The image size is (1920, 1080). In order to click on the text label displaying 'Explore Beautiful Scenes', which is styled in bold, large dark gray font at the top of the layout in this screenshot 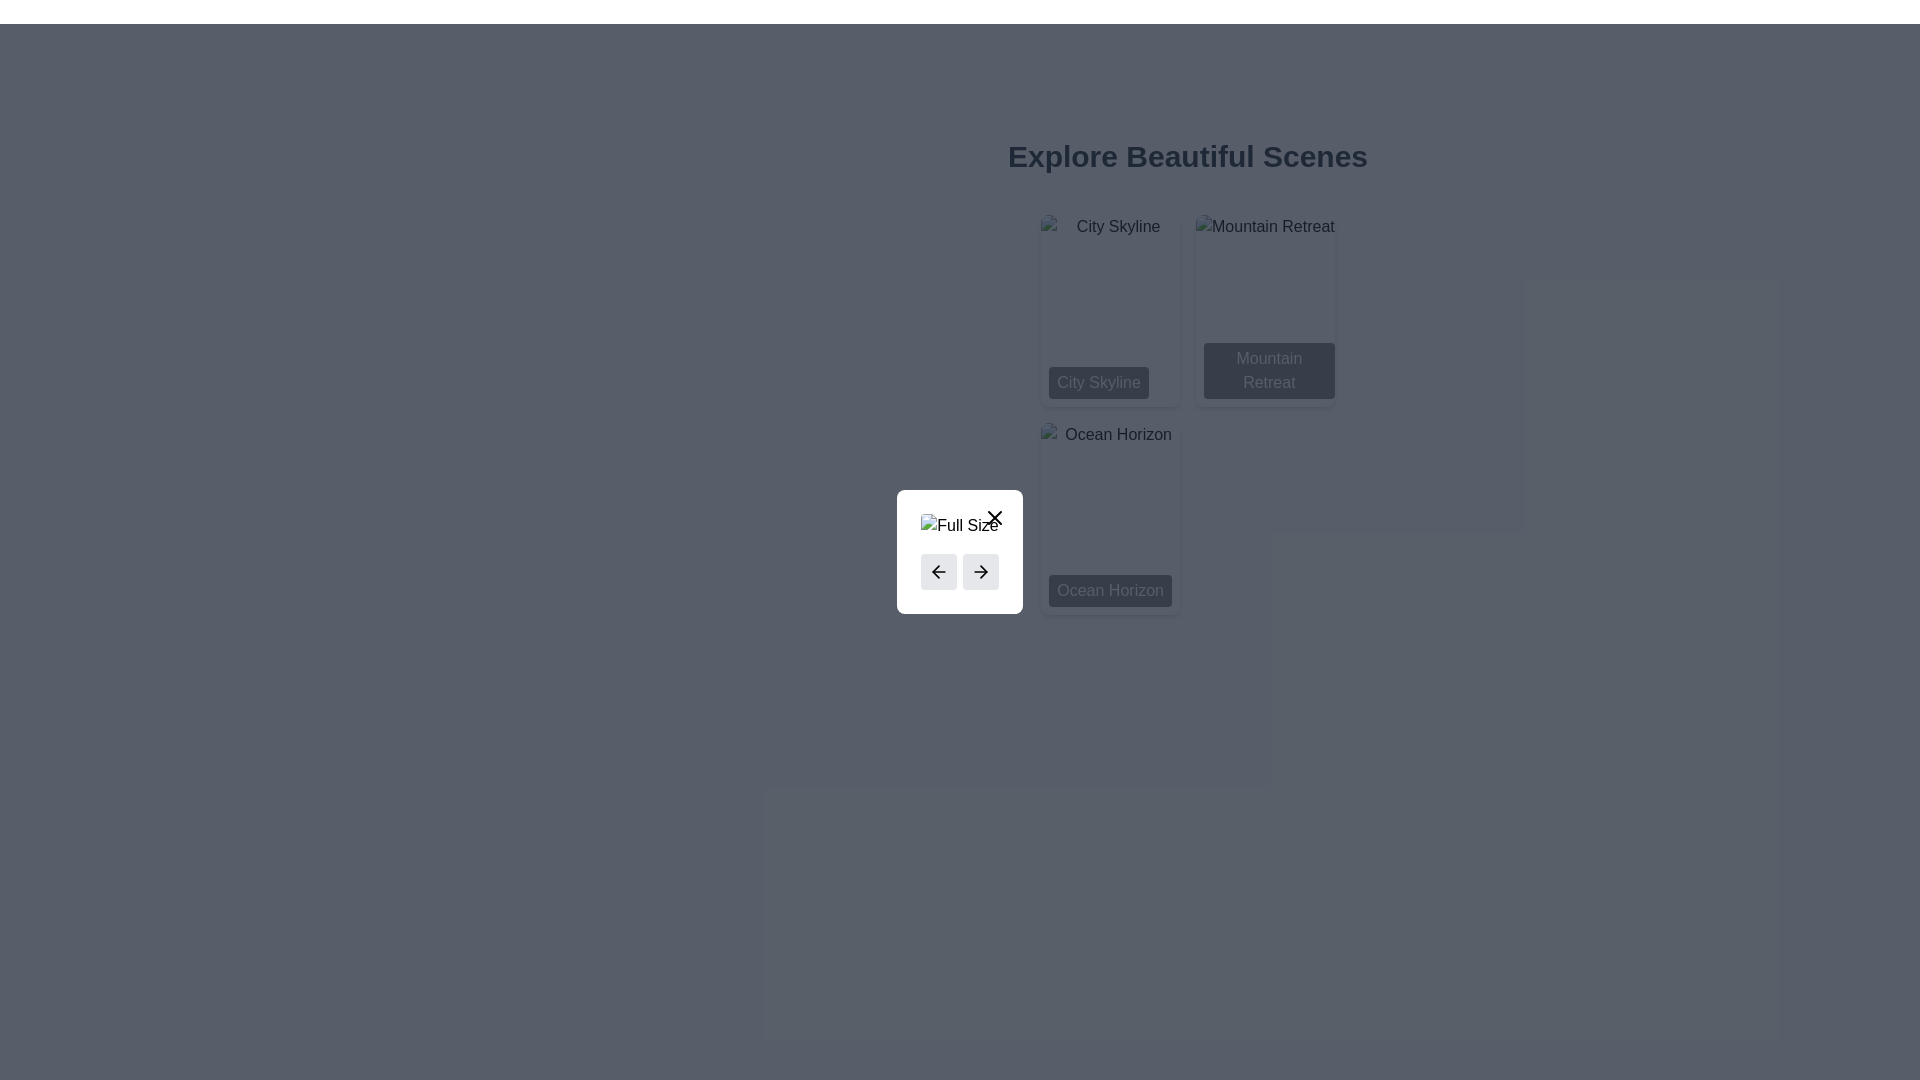, I will do `click(1188, 156)`.